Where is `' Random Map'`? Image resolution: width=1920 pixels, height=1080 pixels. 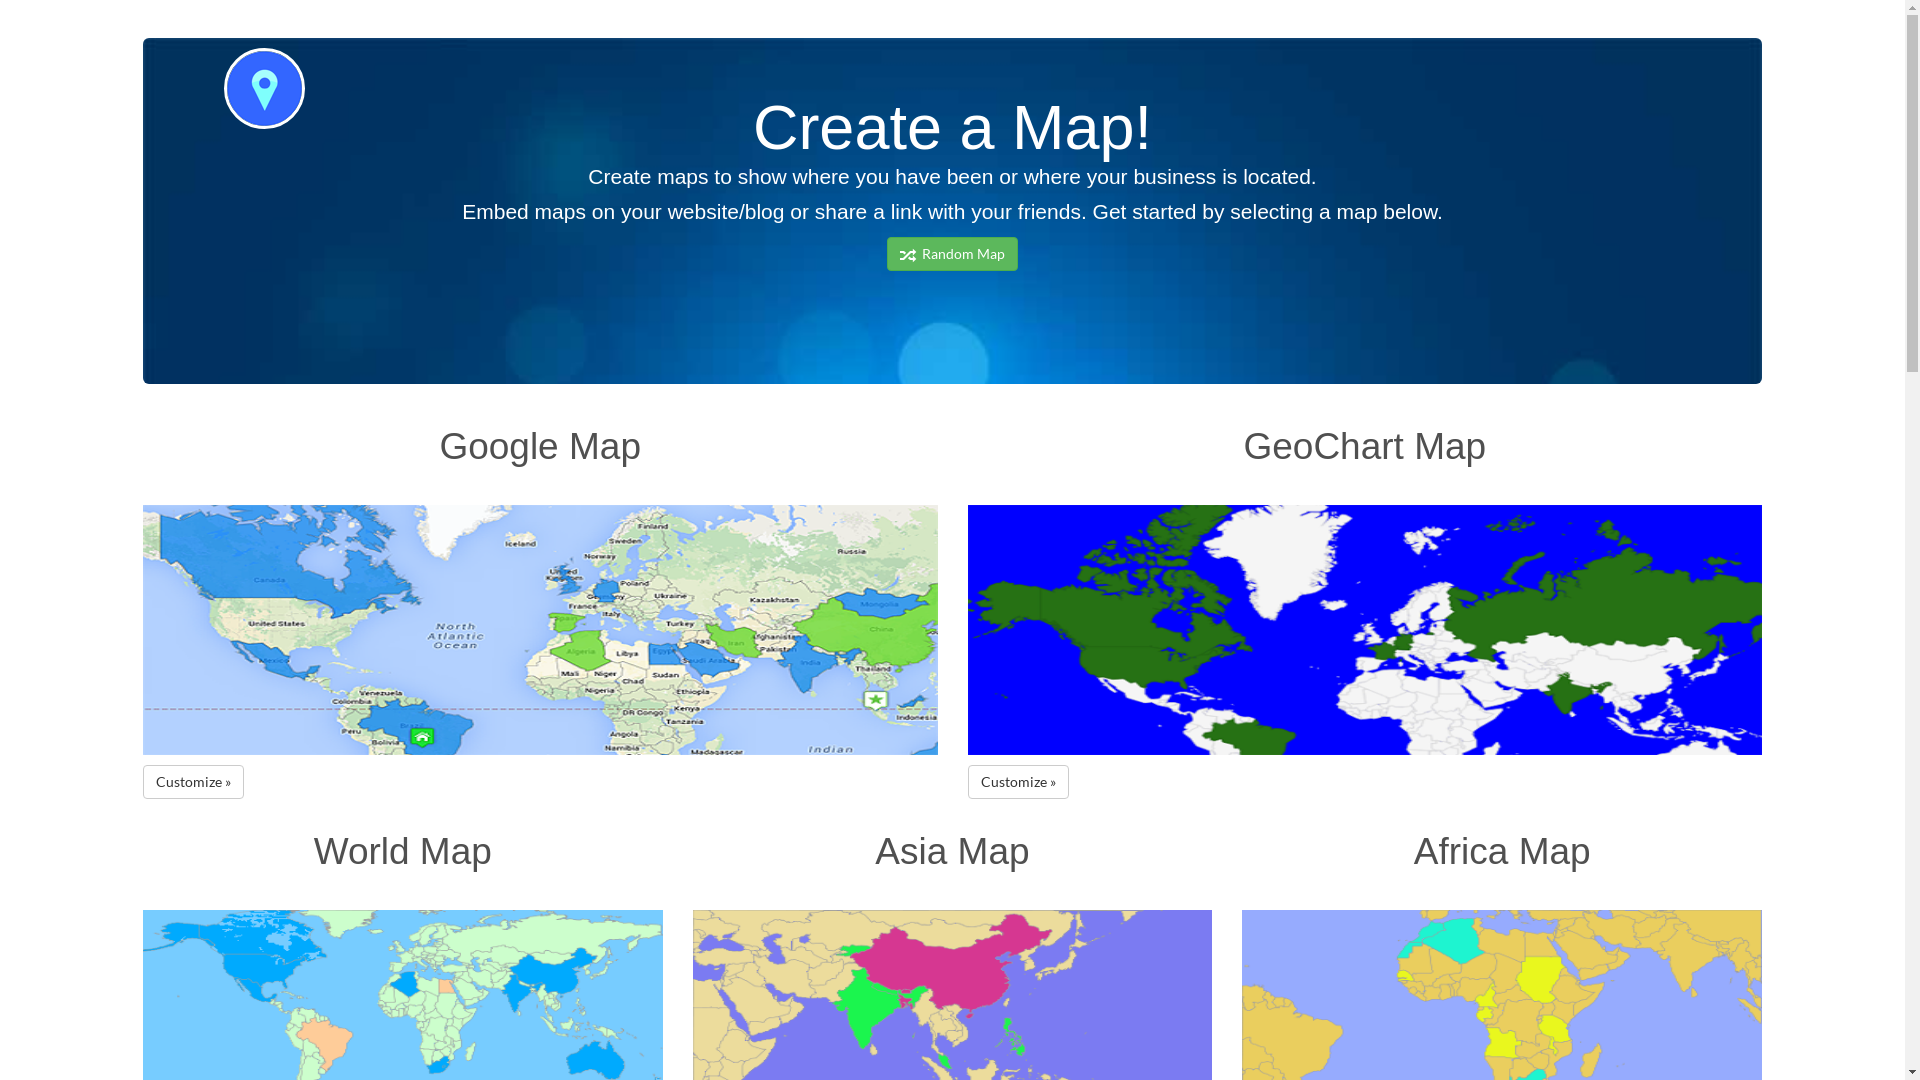
' Random Map' is located at coordinates (886, 253).